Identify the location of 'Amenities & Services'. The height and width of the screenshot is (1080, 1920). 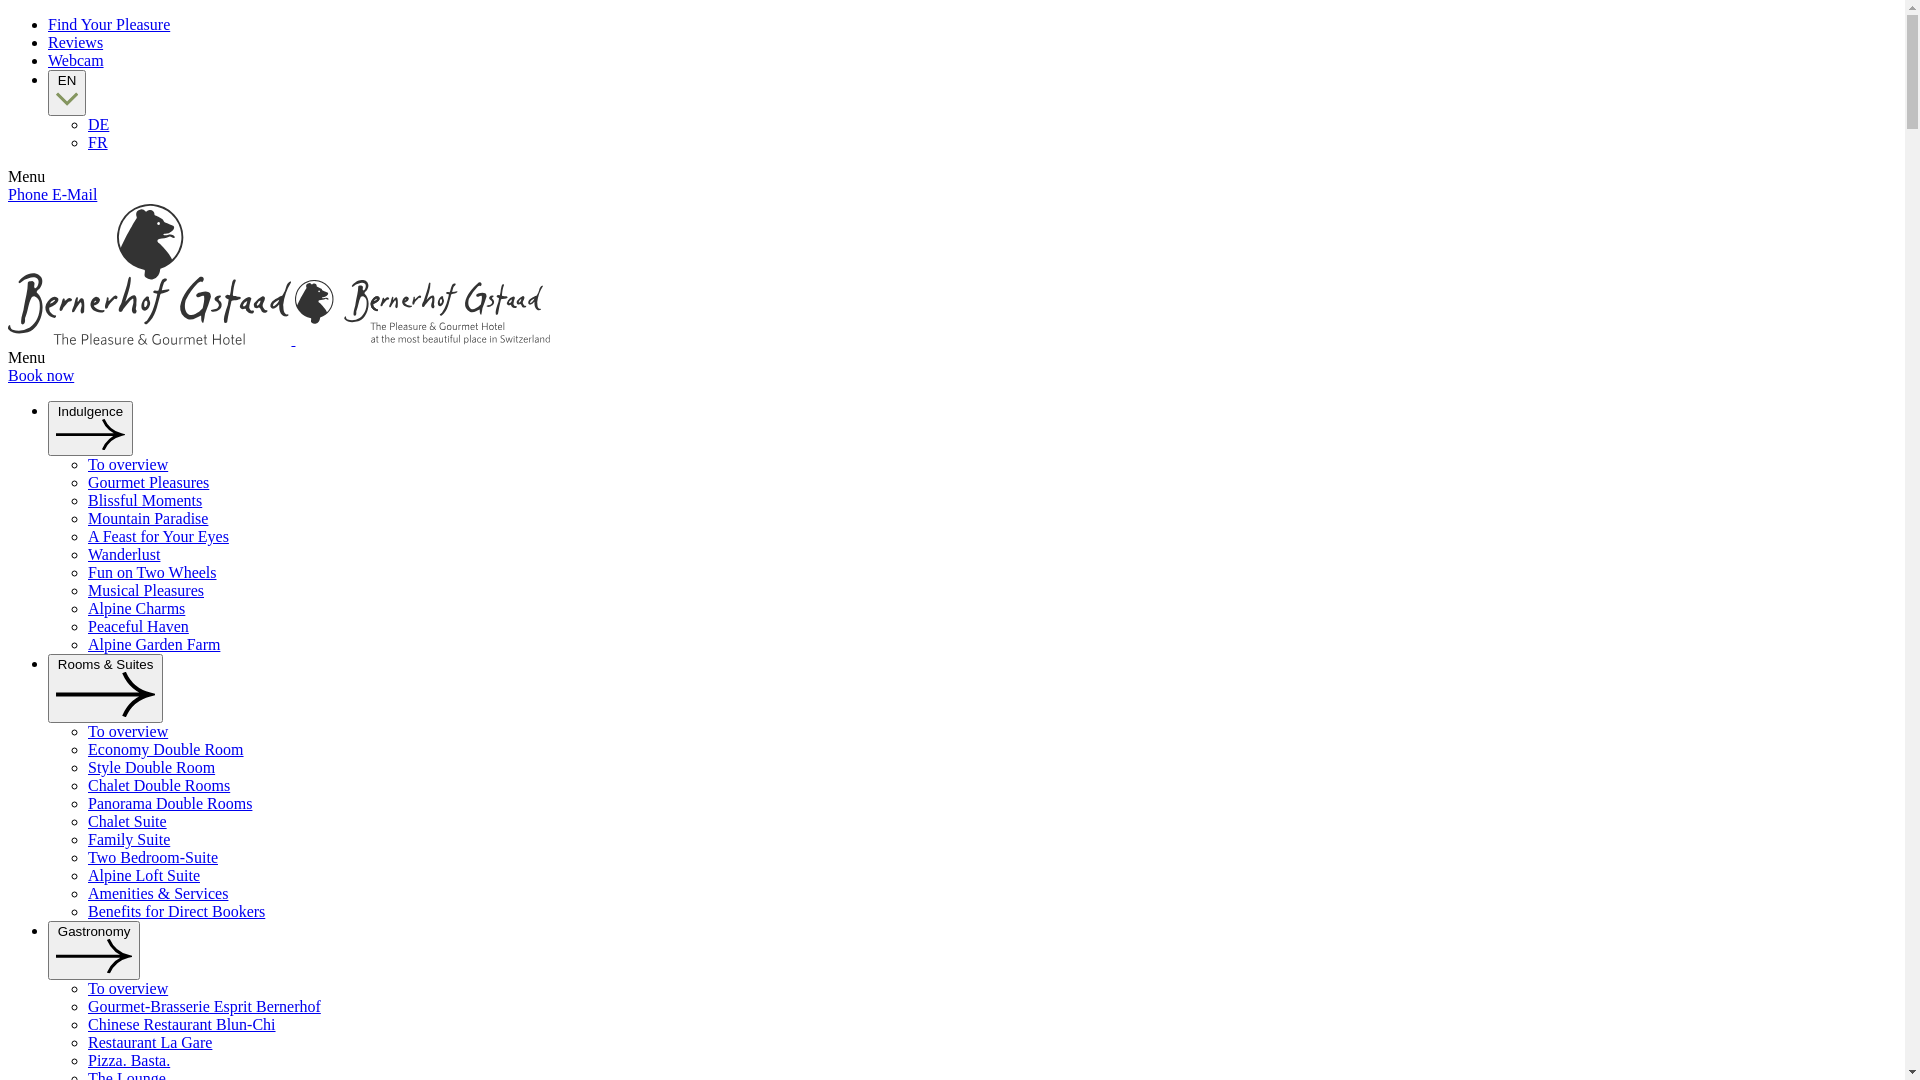
(157, 892).